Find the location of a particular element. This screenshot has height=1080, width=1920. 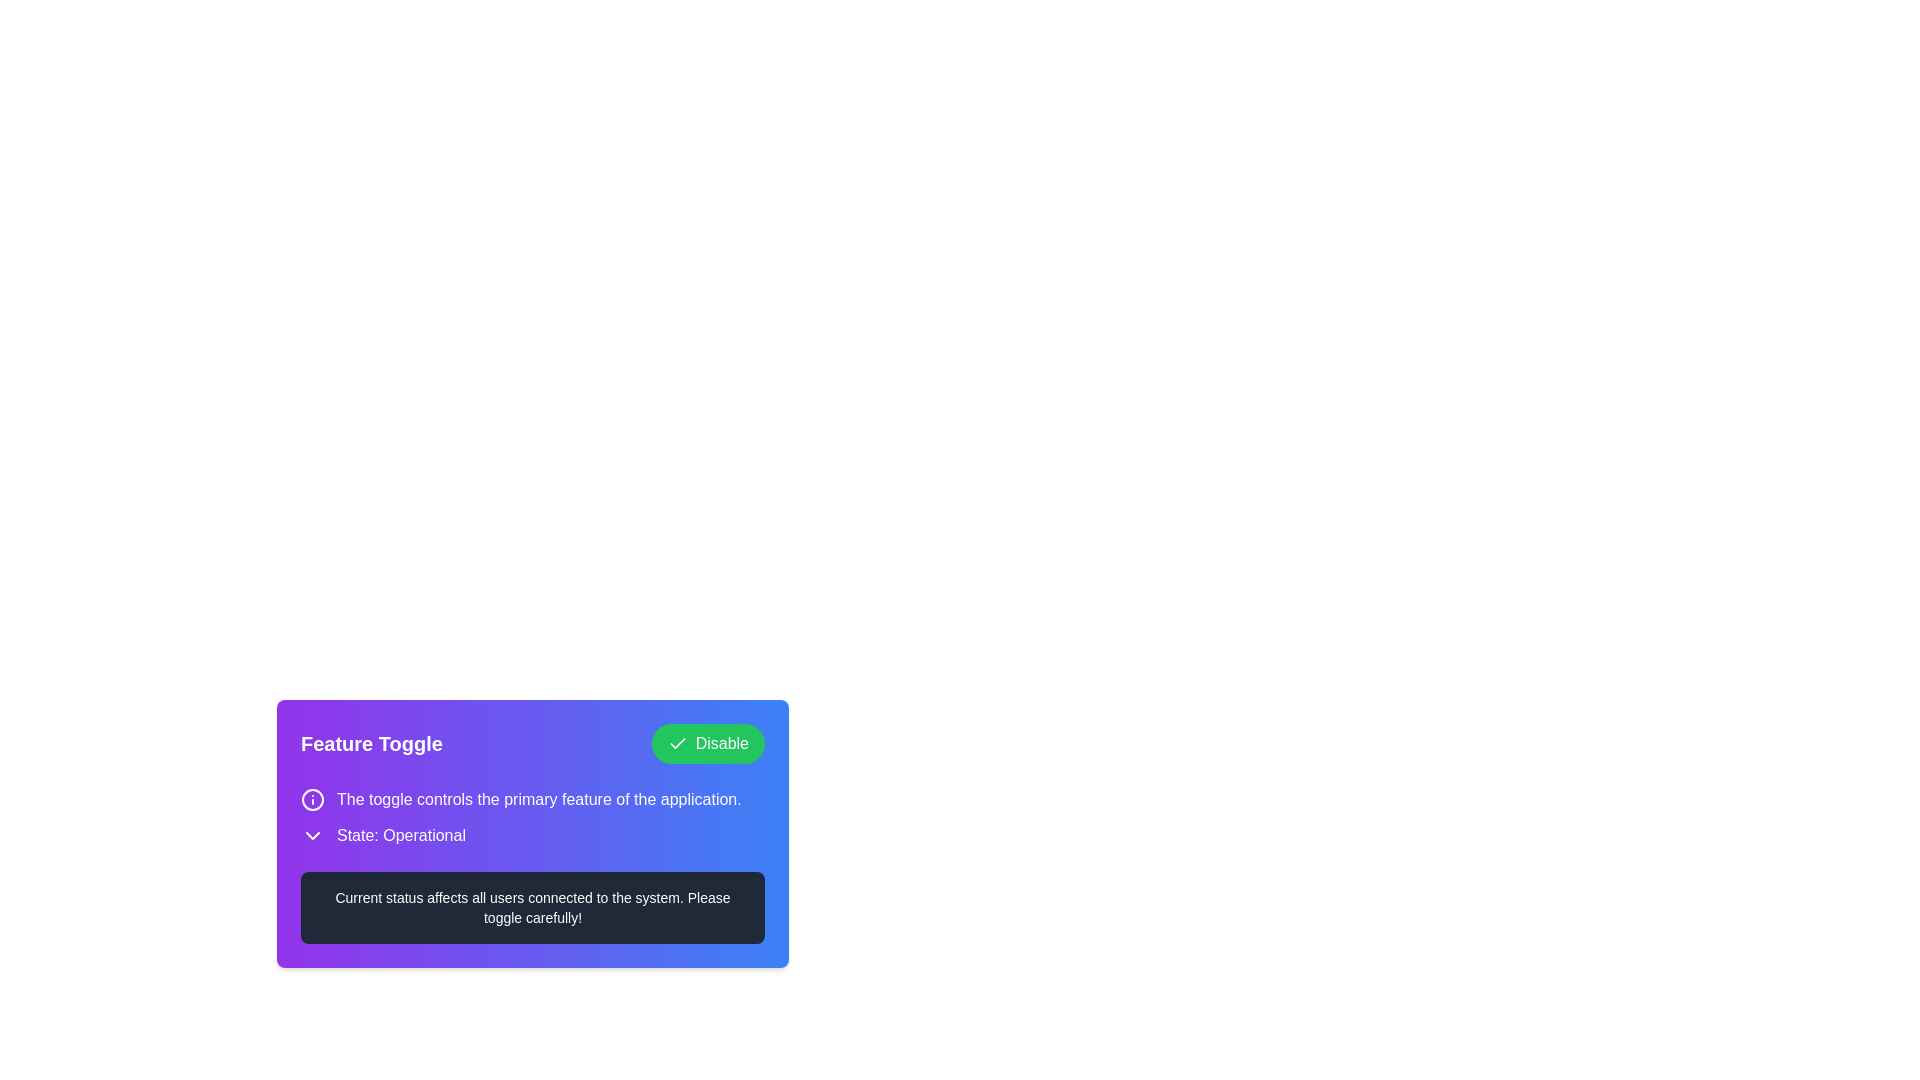

the informational label that describes the toggle feature in the application, located directly to the right of a small circular icon with a white 'i' symbol is located at coordinates (539, 798).